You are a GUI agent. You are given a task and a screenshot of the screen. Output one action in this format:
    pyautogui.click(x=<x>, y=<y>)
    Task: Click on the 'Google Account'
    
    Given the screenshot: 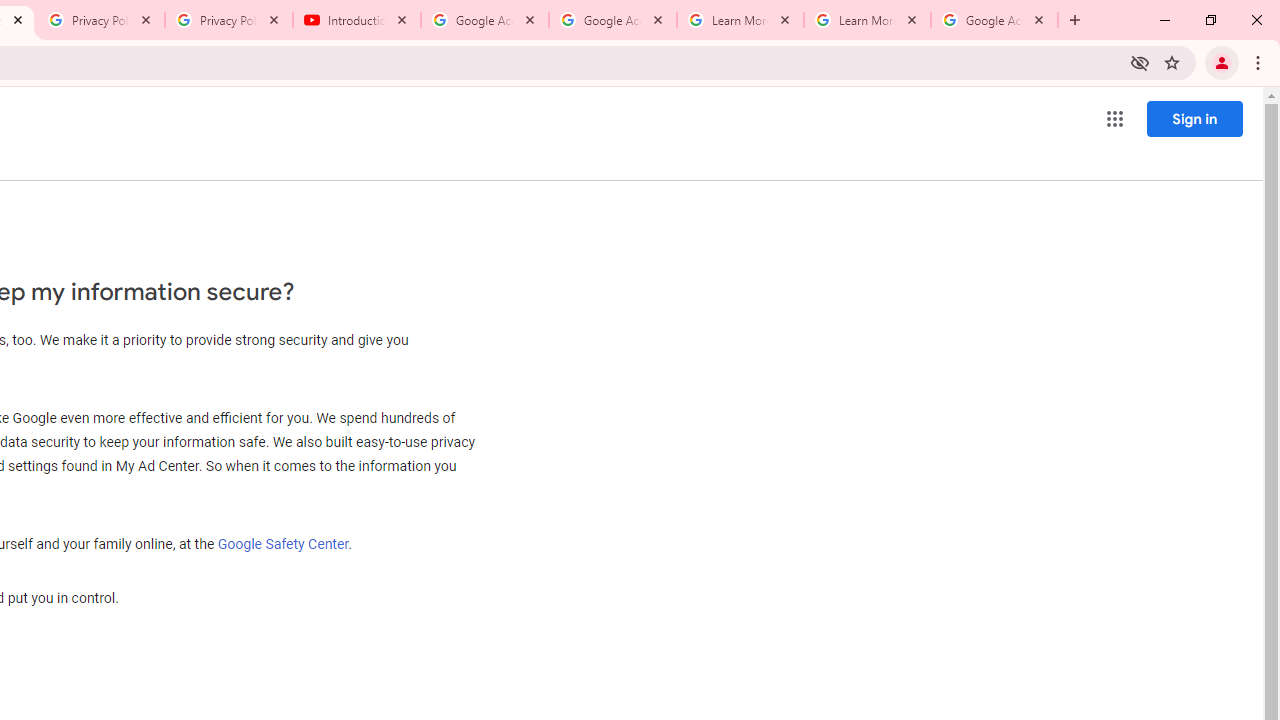 What is the action you would take?
    pyautogui.click(x=994, y=20)
    